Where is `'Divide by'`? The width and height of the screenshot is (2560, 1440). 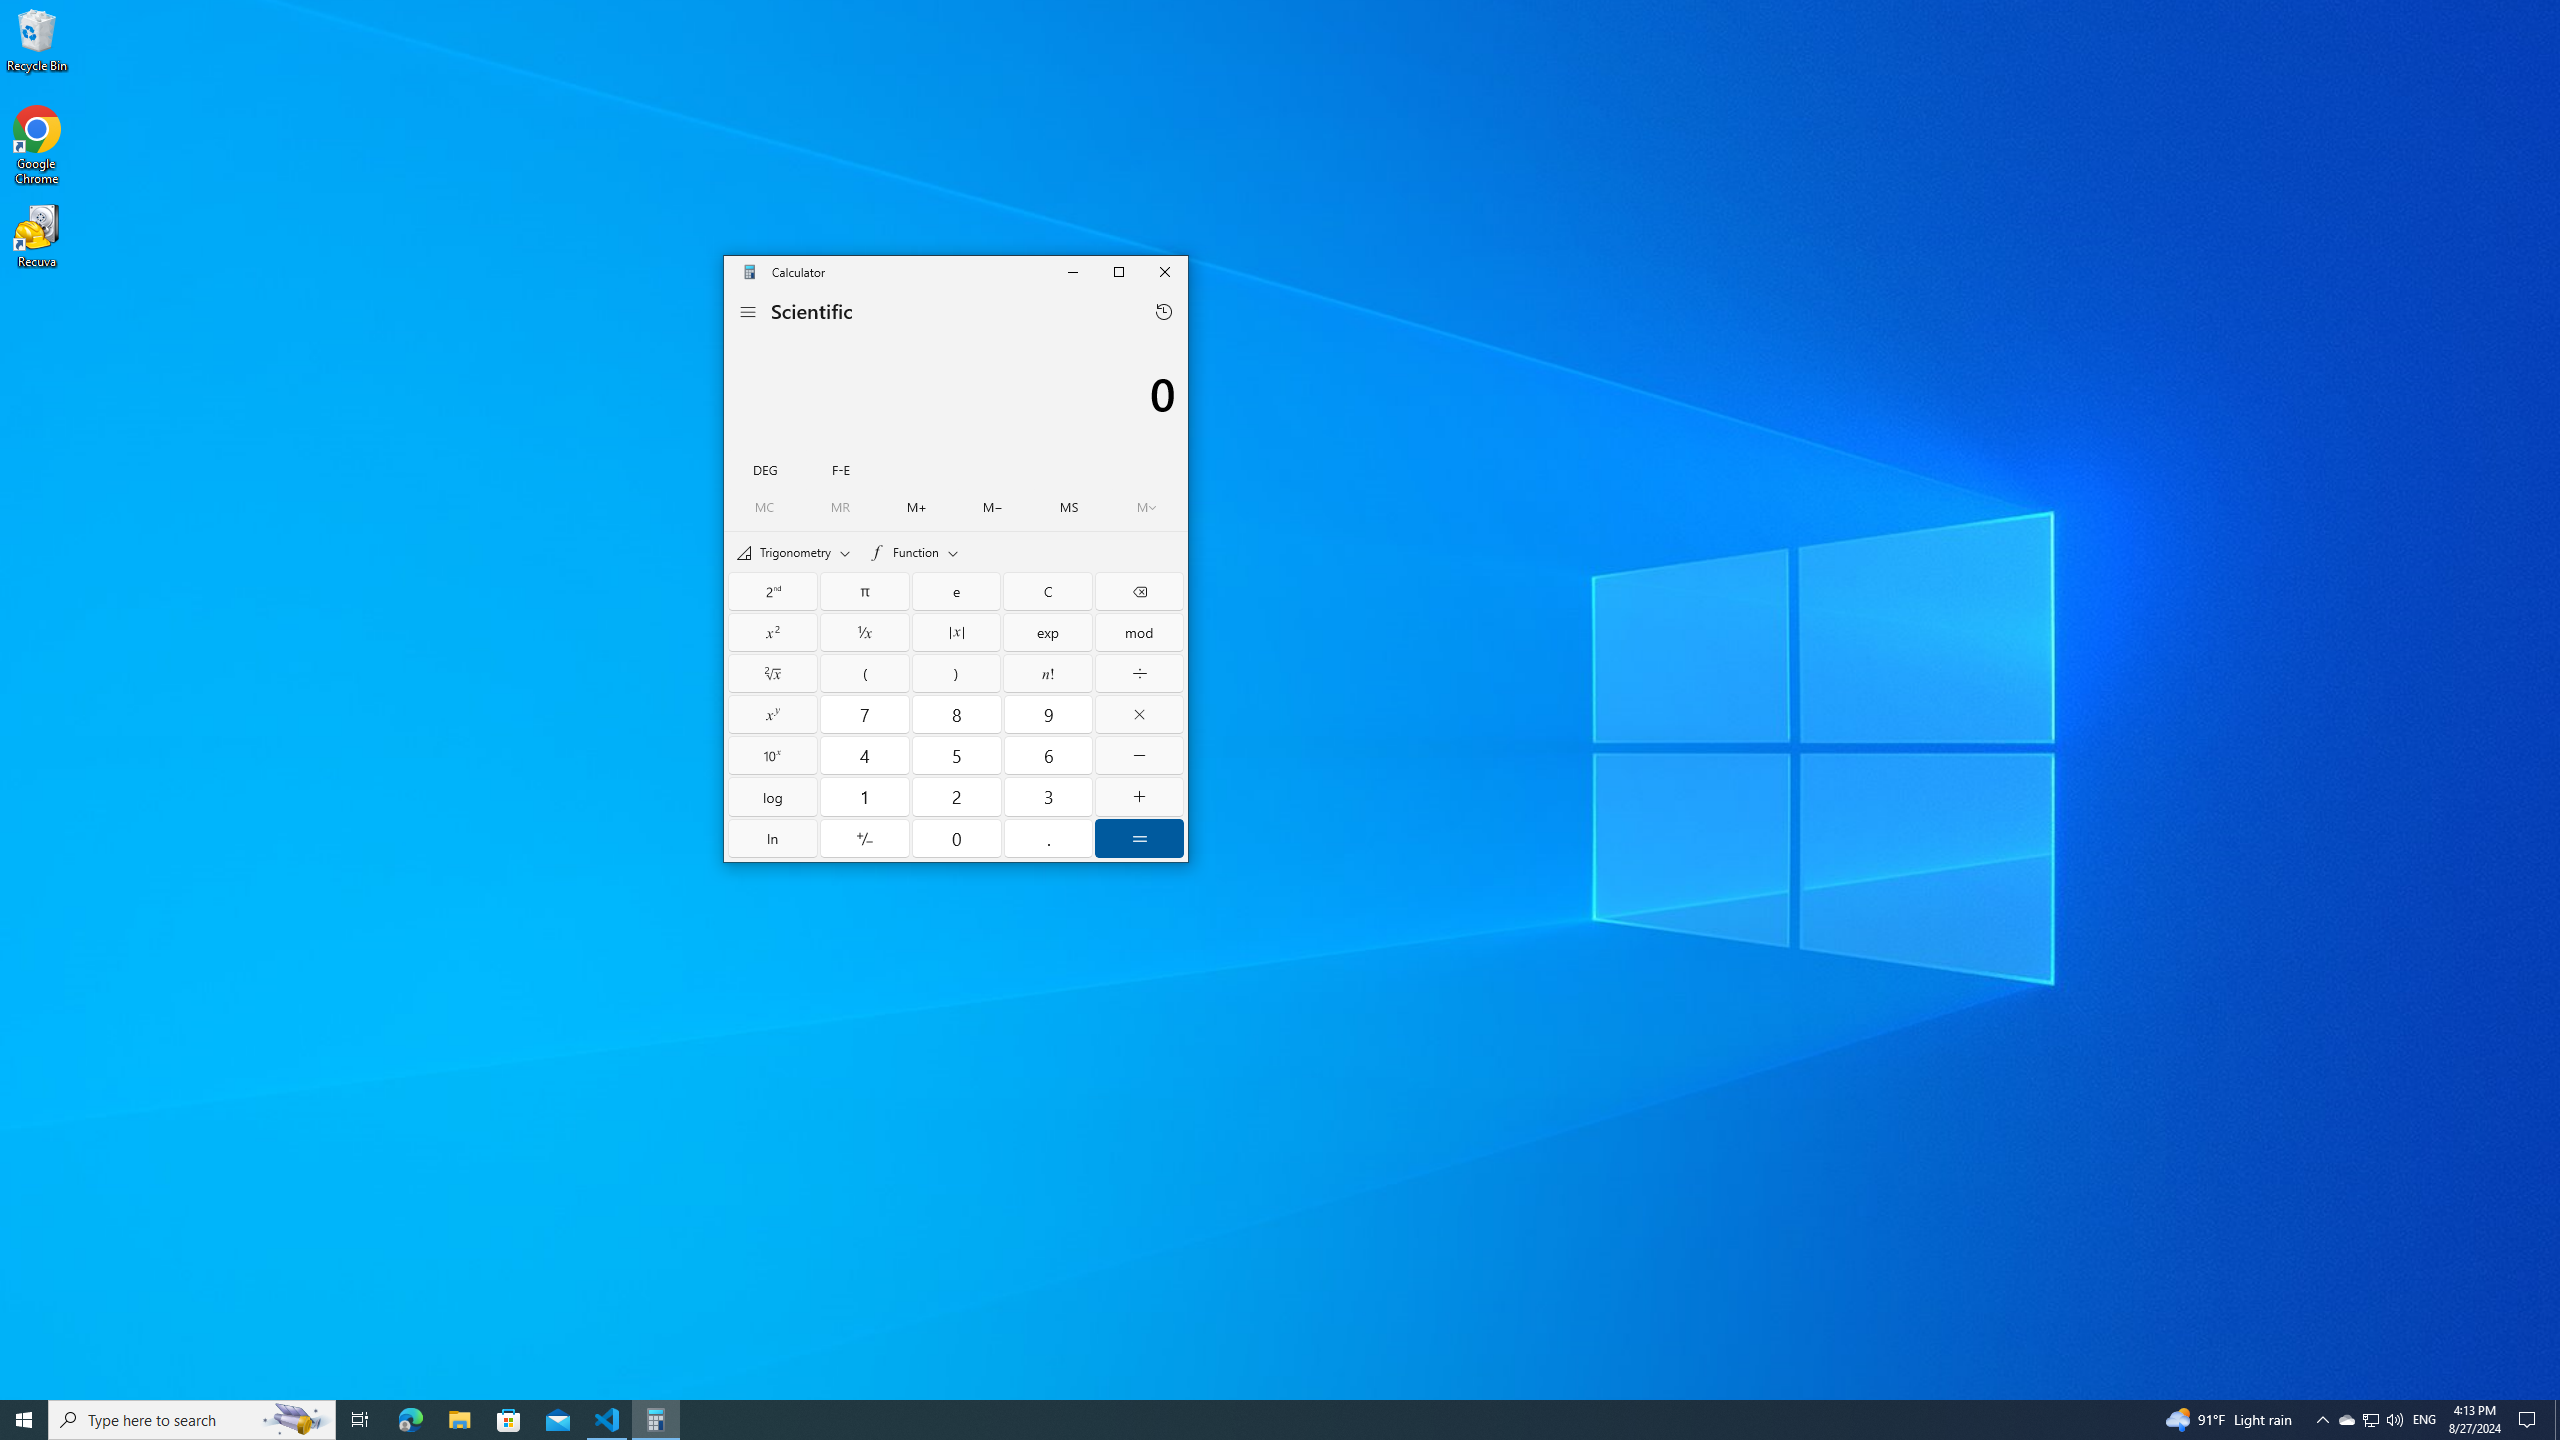
'Divide by' is located at coordinates (1138, 673).